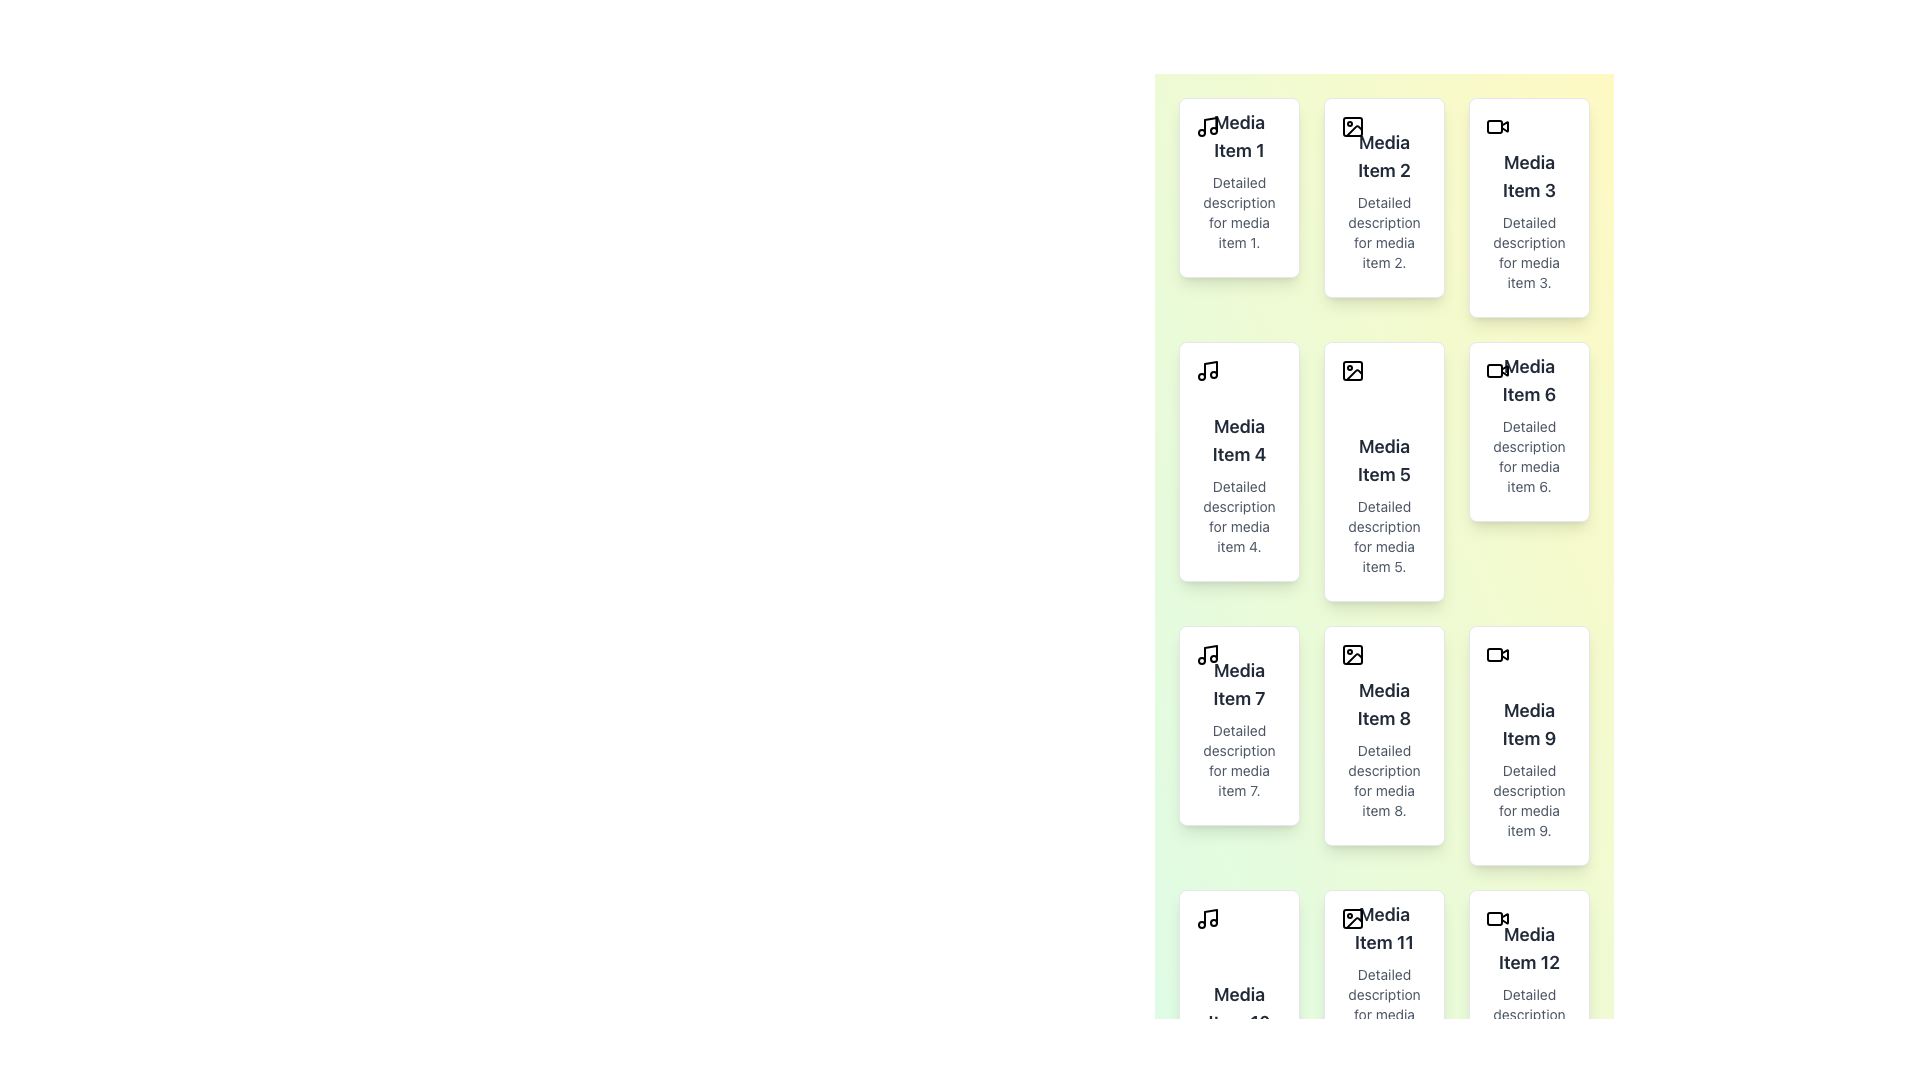 This screenshot has height=1080, width=1920. What do you see at coordinates (1238, 188) in the screenshot?
I see `the first media card titled 'Media Item 1' located in the top-left corner of the grid layout` at bounding box center [1238, 188].